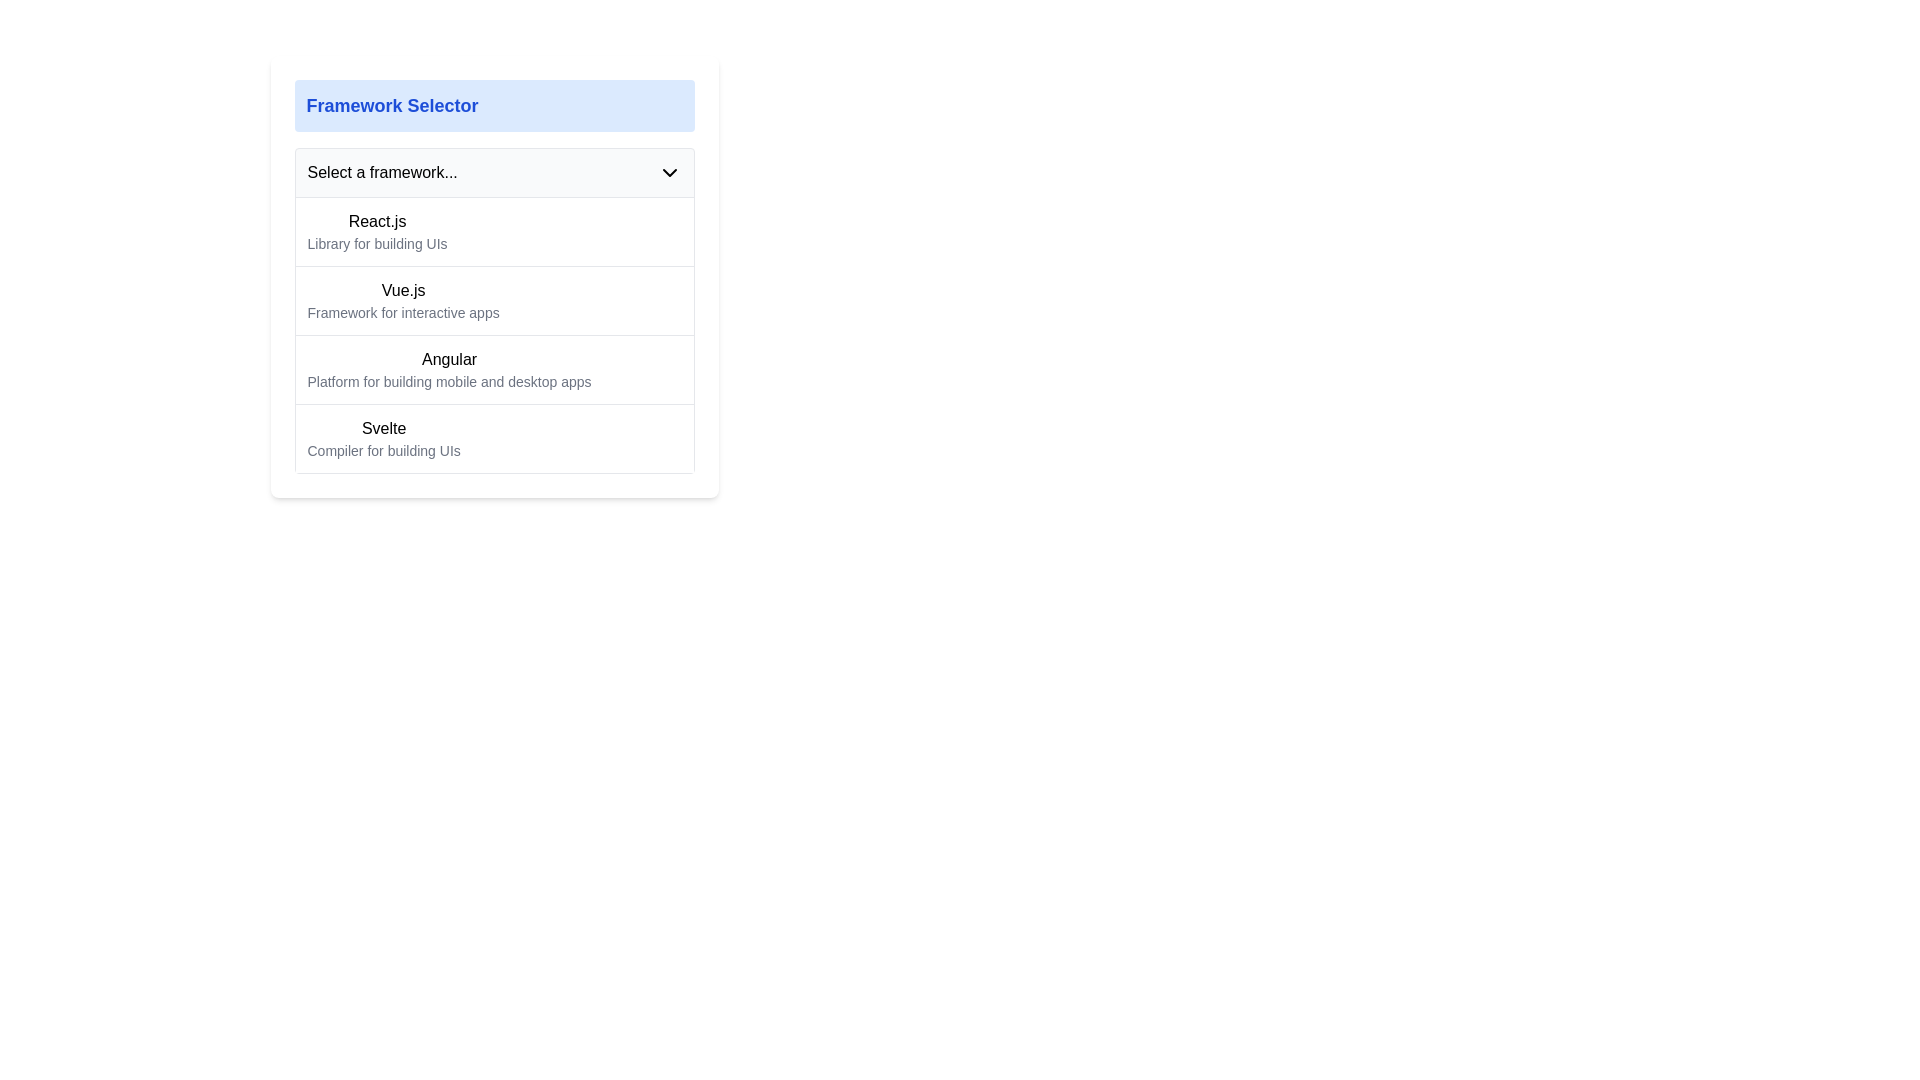  Describe the element at coordinates (494, 369) in the screenshot. I see `the 'Angular' option` at that location.